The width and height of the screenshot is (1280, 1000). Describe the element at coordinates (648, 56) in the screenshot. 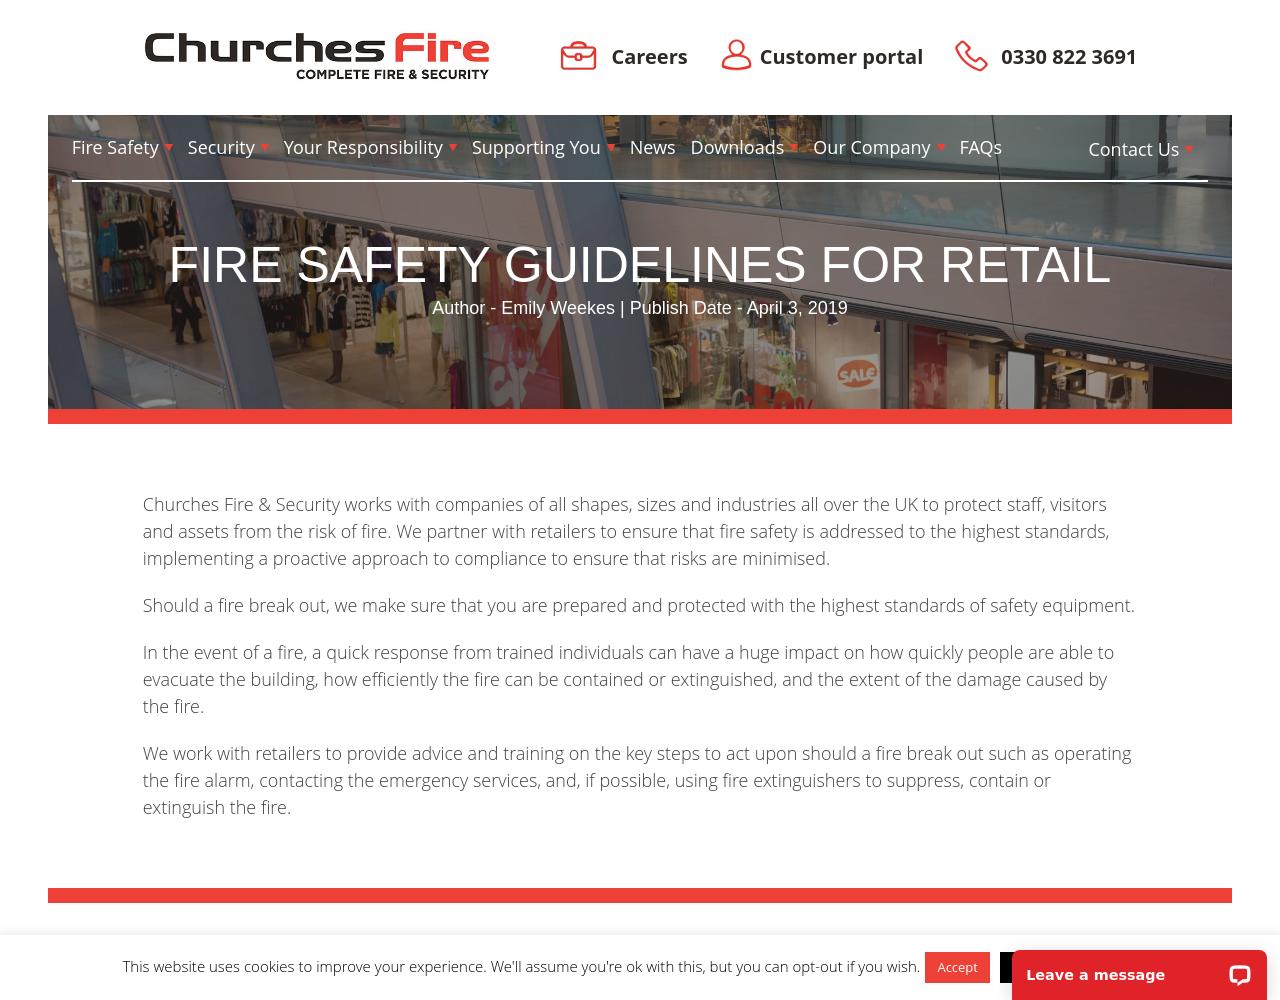

I see `'Careers'` at that location.